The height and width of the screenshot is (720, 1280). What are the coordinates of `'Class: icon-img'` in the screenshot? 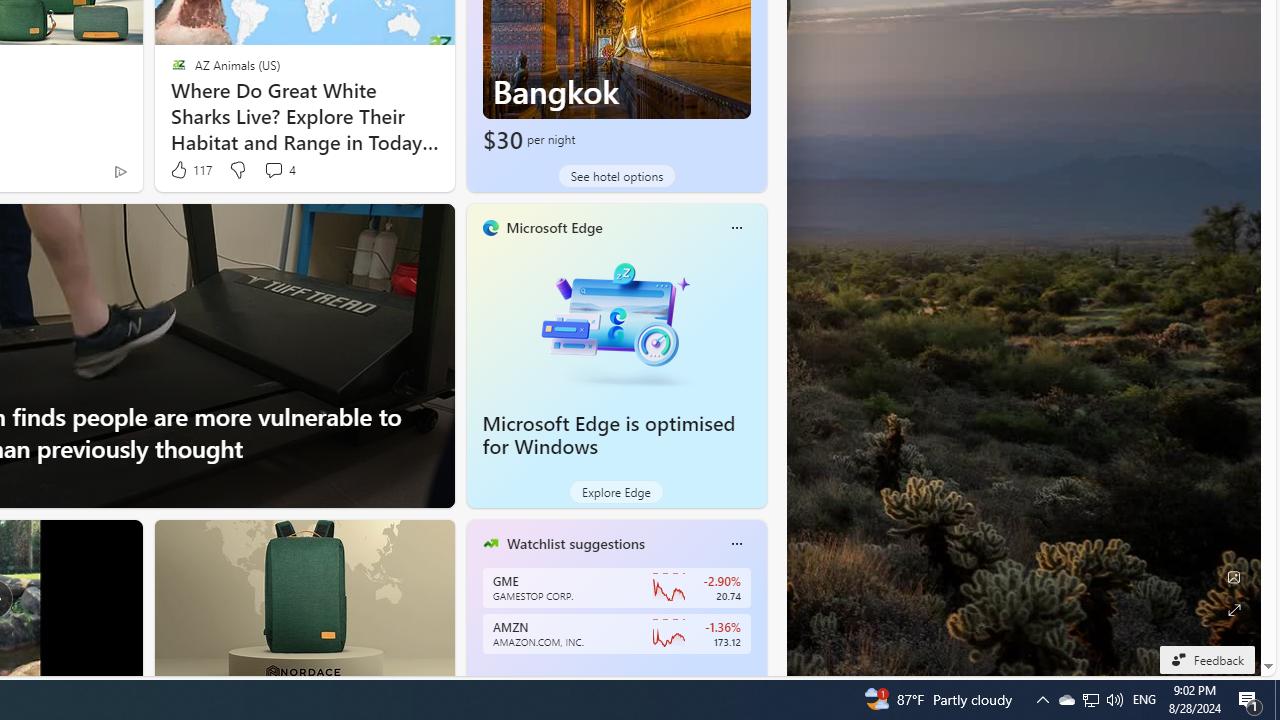 It's located at (735, 543).